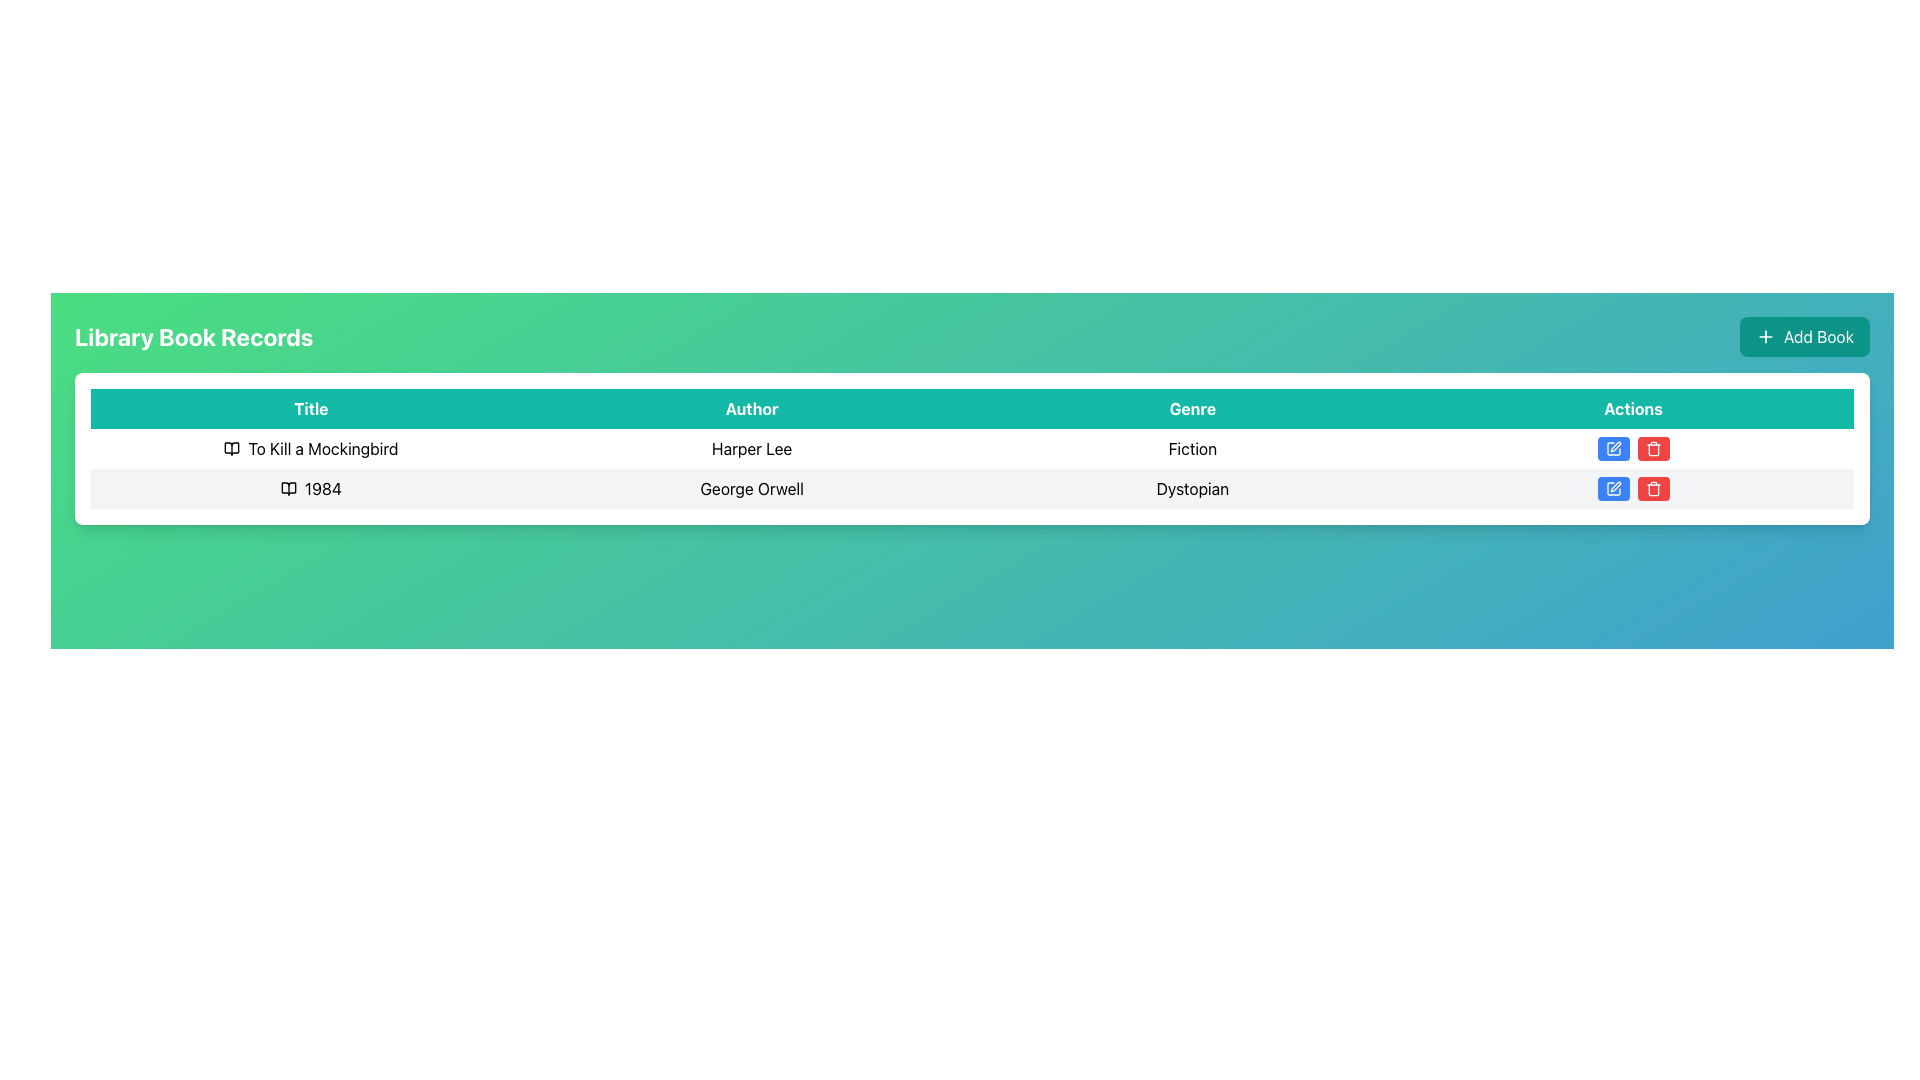 Image resolution: width=1920 pixels, height=1080 pixels. Describe the element at coordinates (323, 489) in the screenshot. I see `the Text Label displaying '1984' in bold black characters, which is positioned in the second row of a tabular list under the Title column` at that location.